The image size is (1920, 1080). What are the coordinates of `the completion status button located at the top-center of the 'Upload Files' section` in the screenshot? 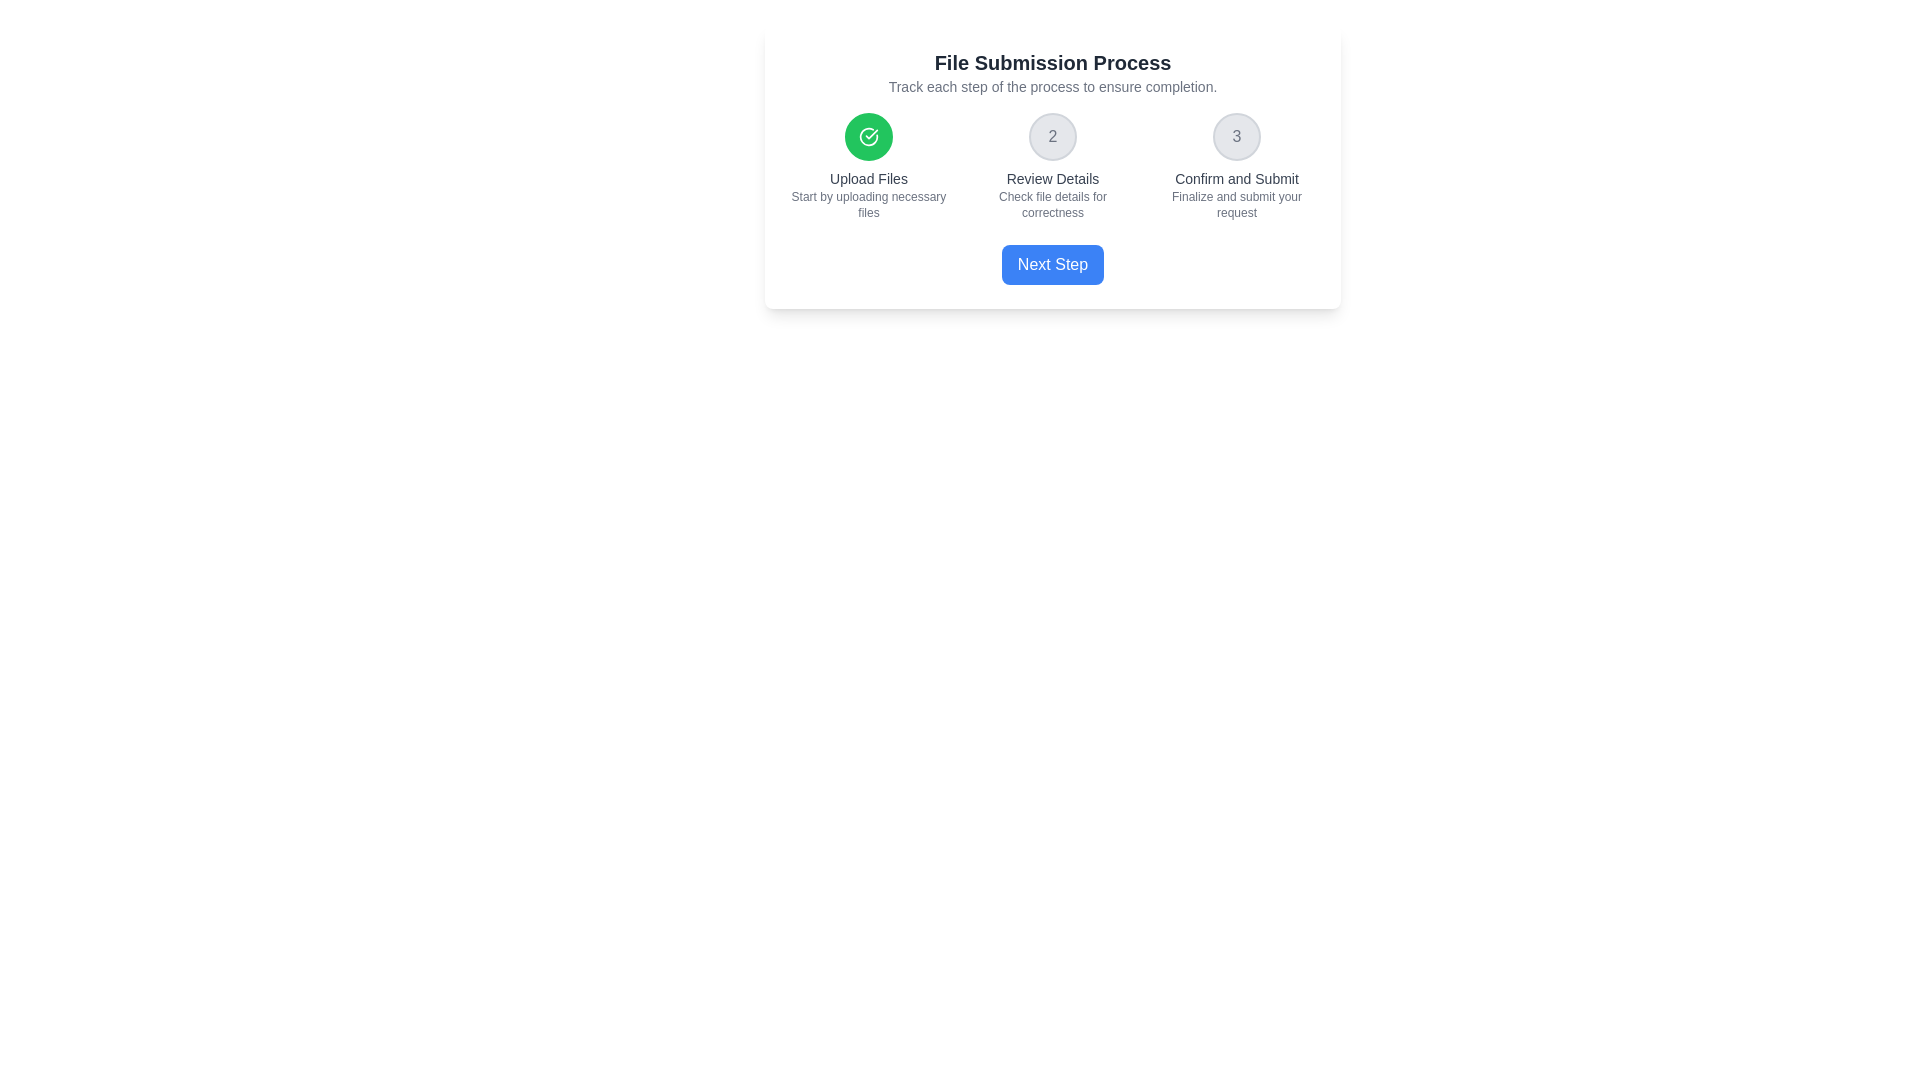 It's located at (868, 136).